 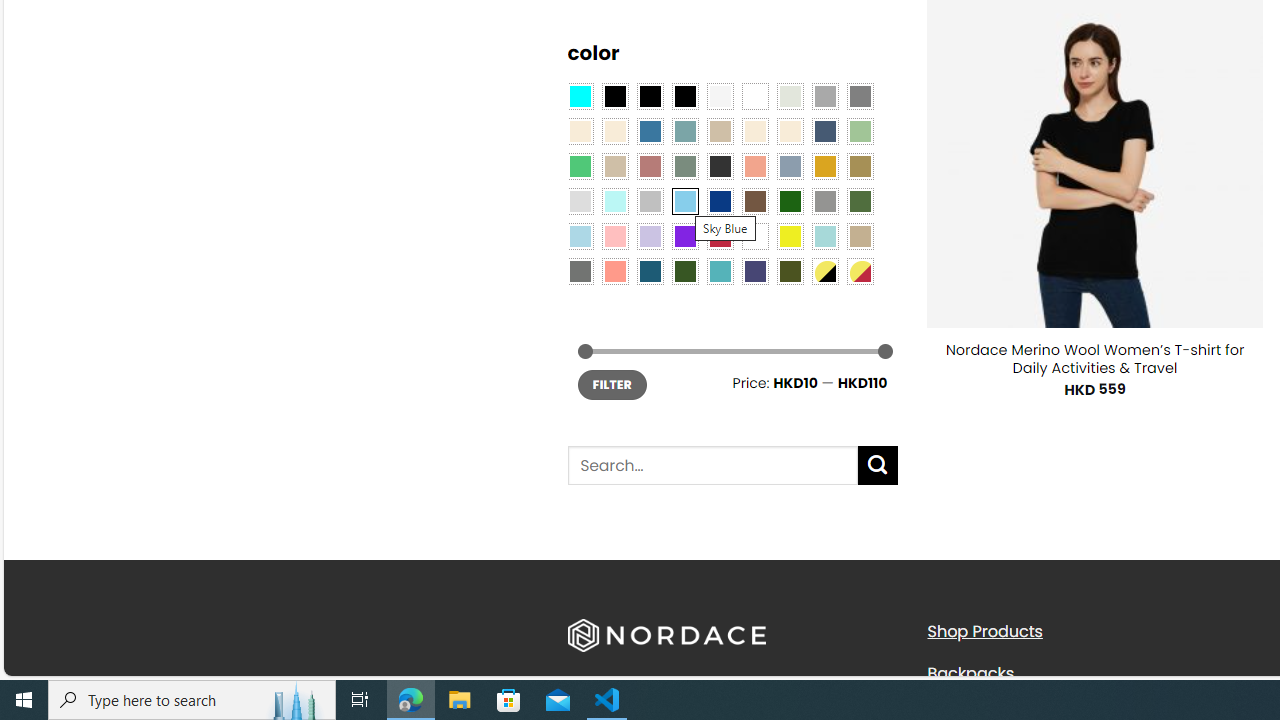 What do you see at coordinates (1091, 673) in the screenshot?
I see `'Backpacks'` at bounding box center [1091, 673].